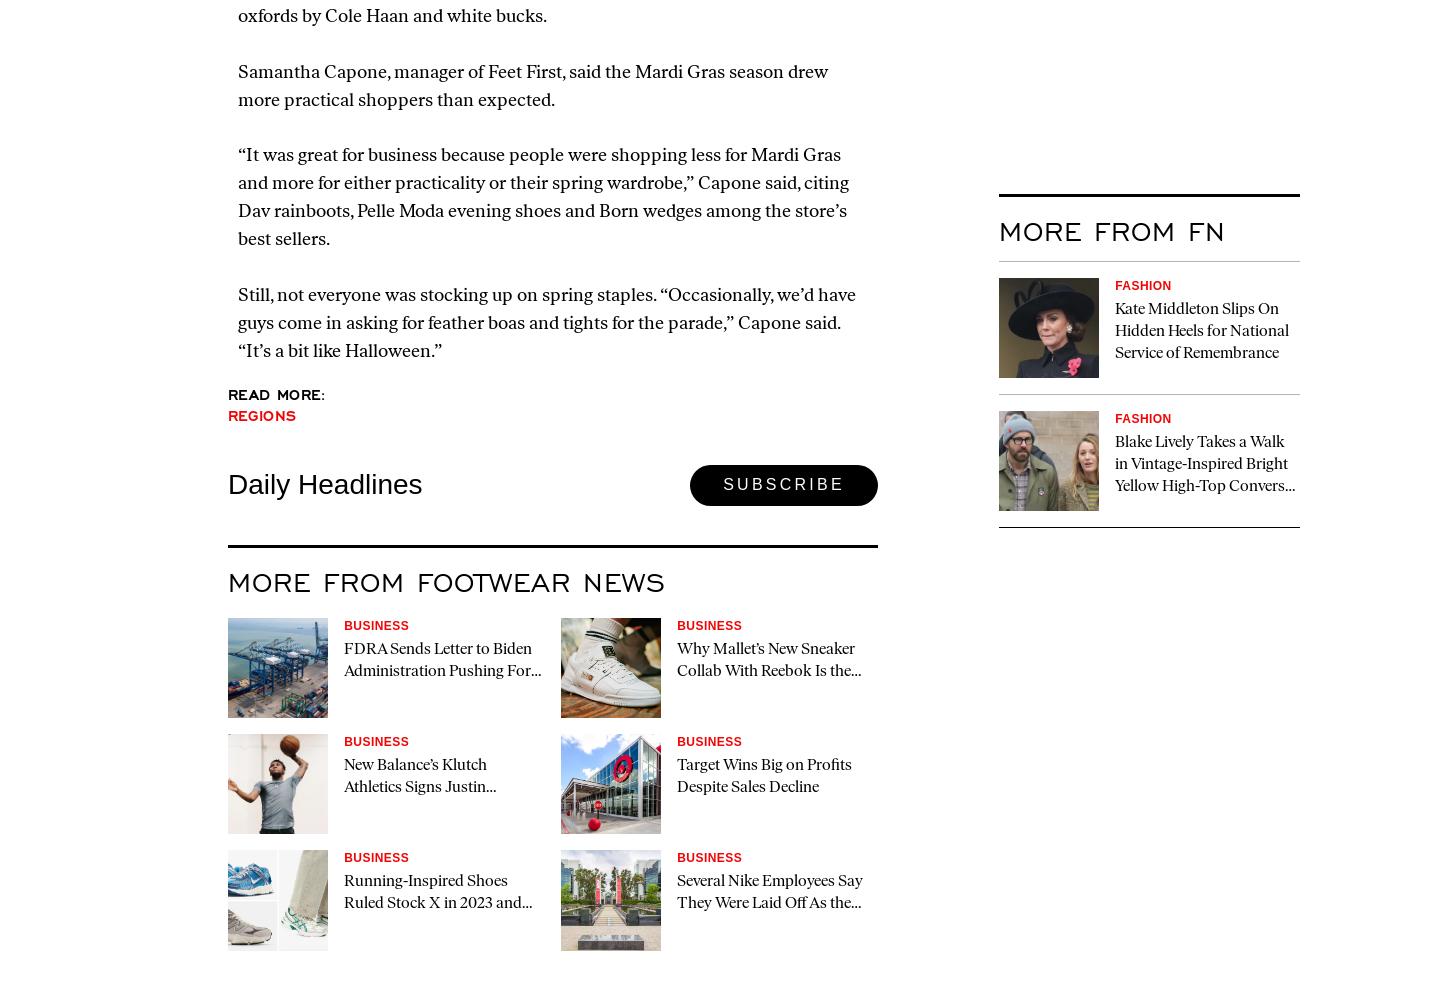 The height and width of the screenshot is (1000, 1440). Describe the element at coordinates (276, 394) in the screenshot. I see `'Read More:'` at that location.